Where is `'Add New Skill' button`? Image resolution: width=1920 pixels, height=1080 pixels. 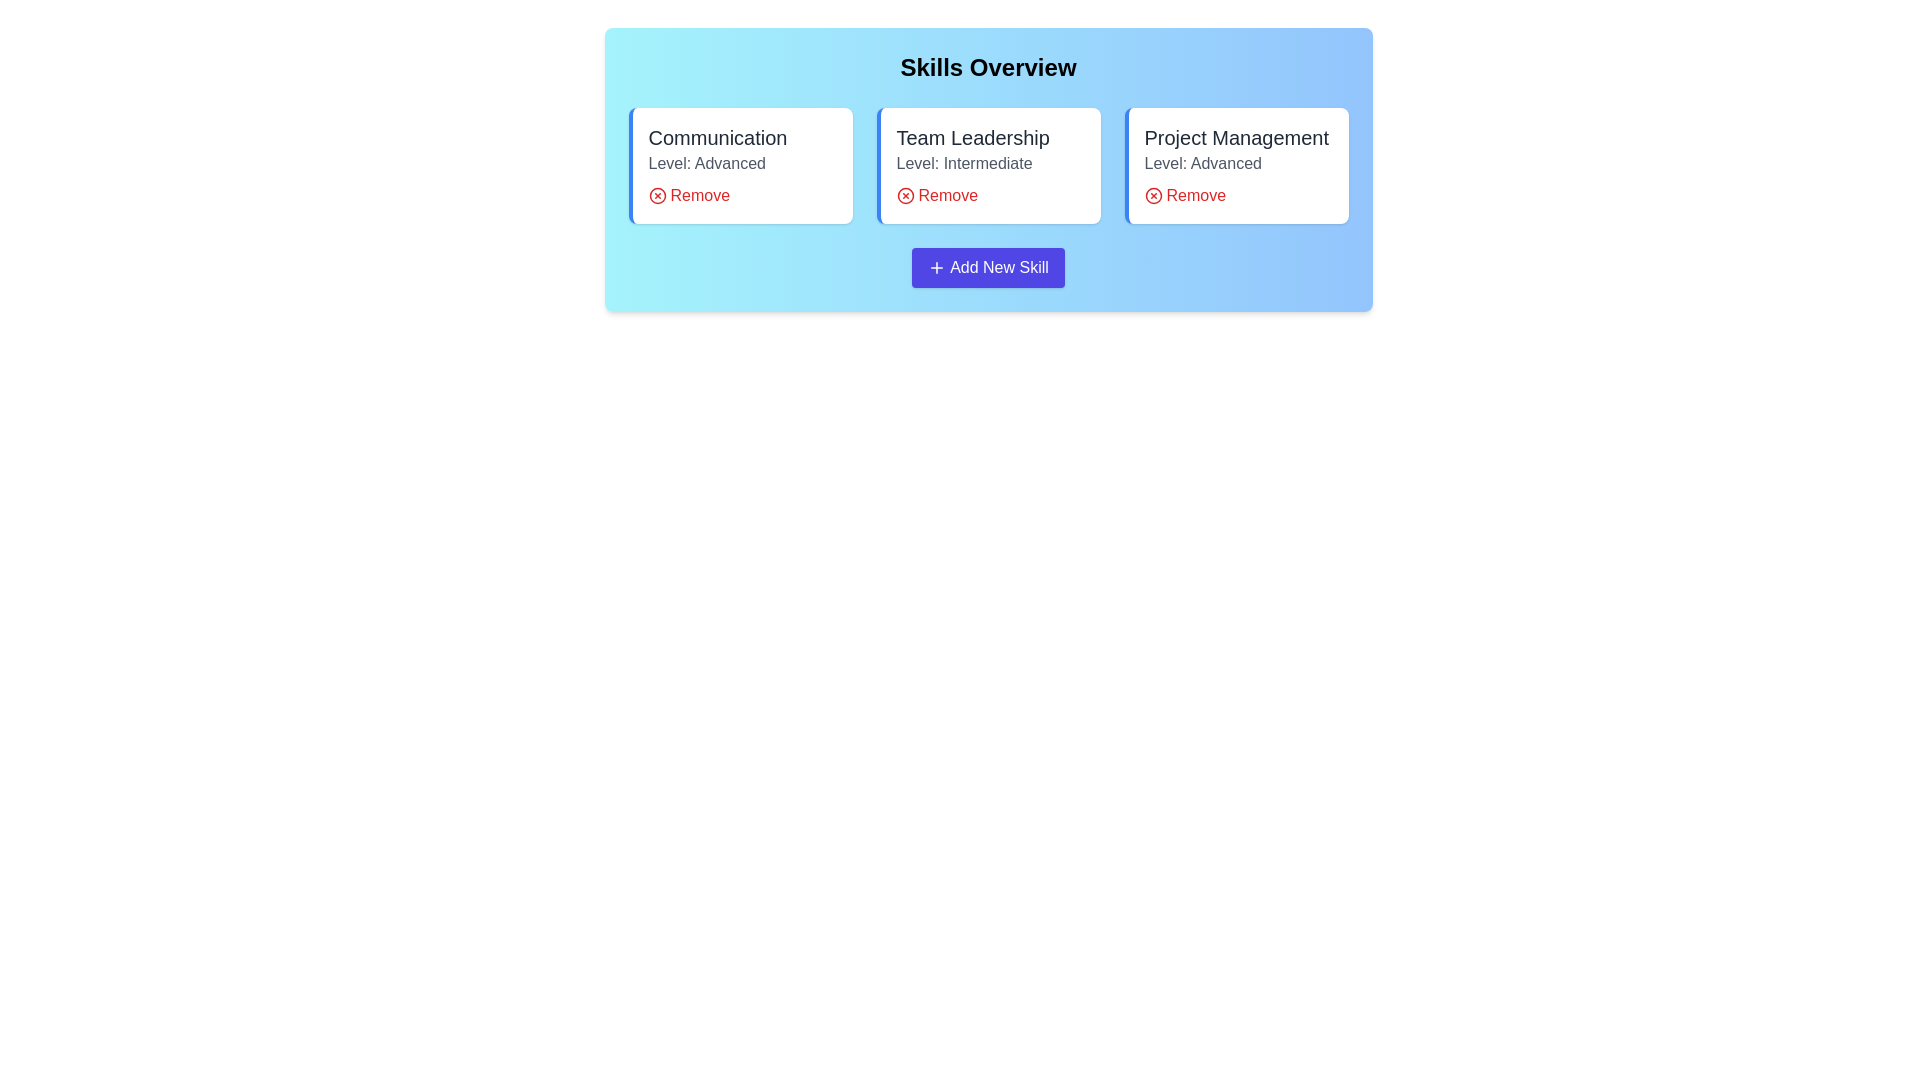
'Add New Skill' button is located at coordinates (988, 266).